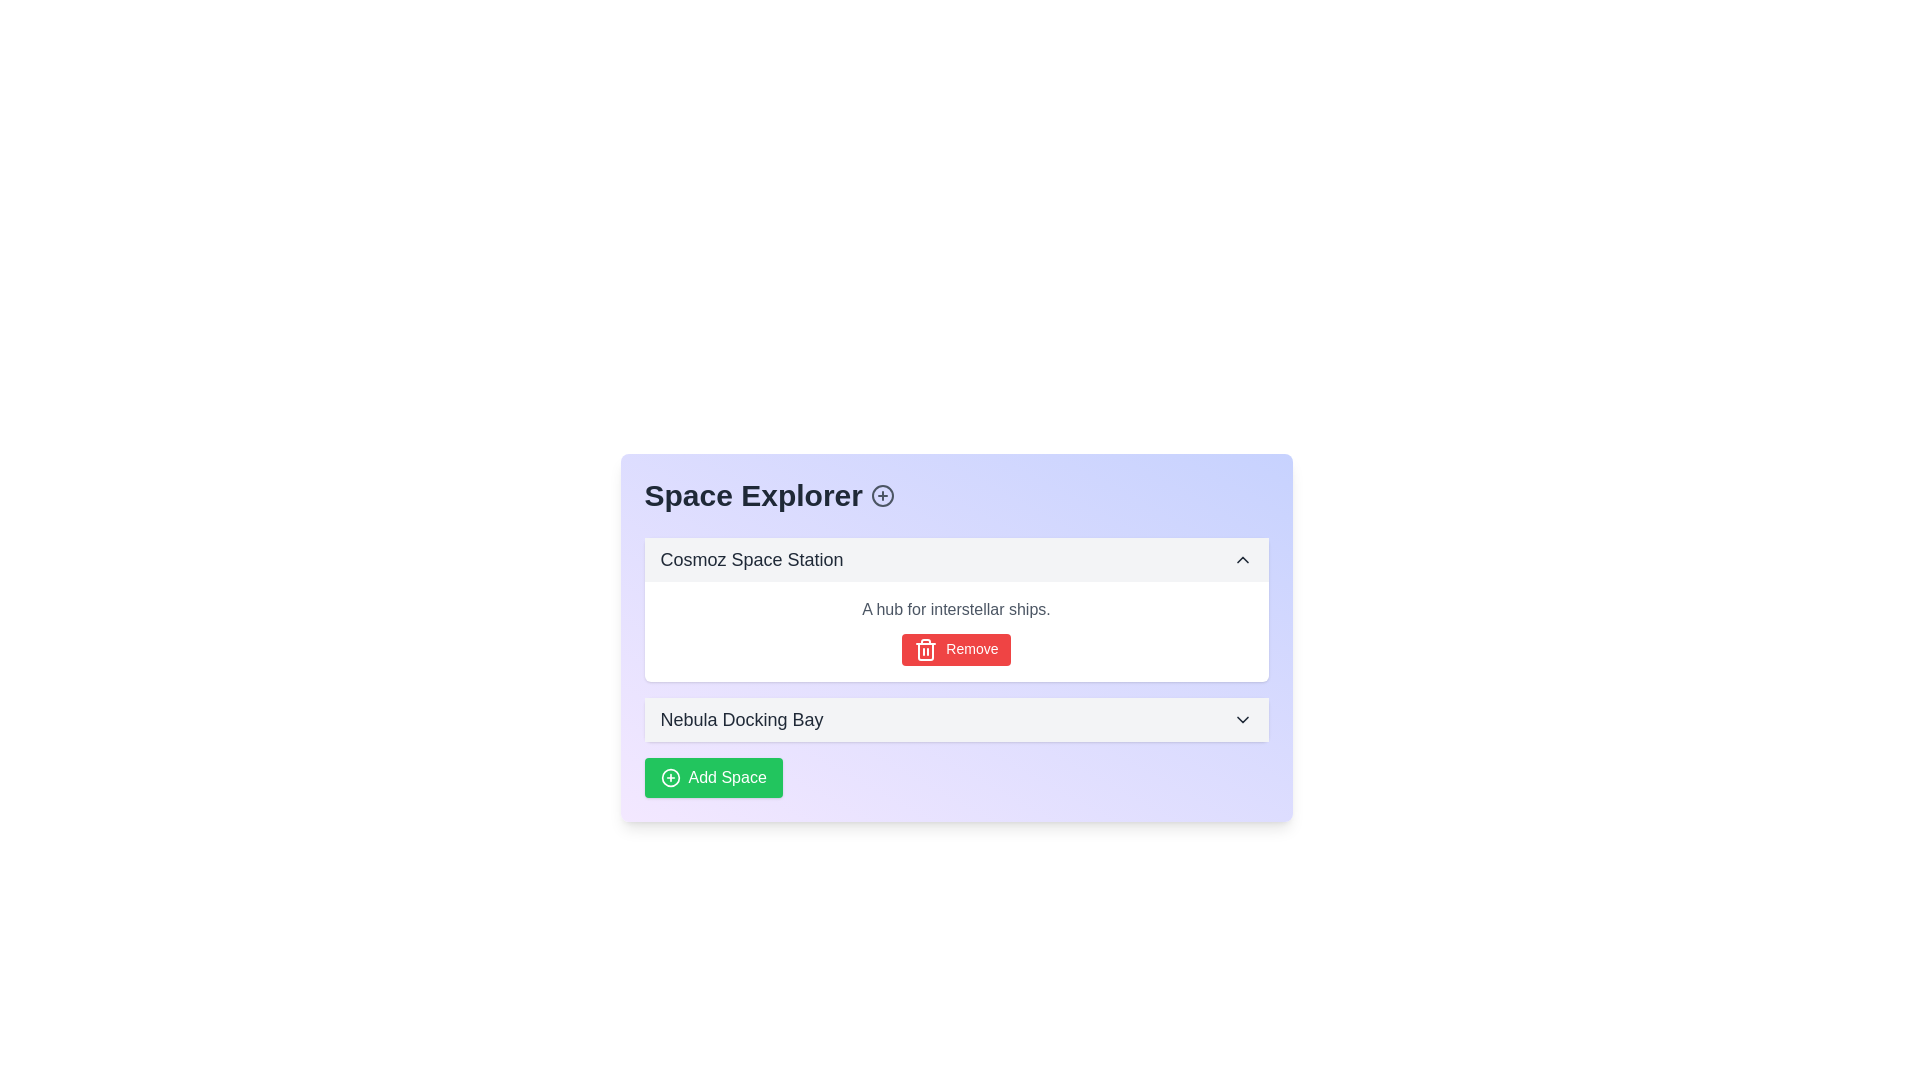  I want to click on the delete icon located within the 'Cosmoz Space Station' card, which is positioned to the left of the red 'Remove' button, so click(925, 651).